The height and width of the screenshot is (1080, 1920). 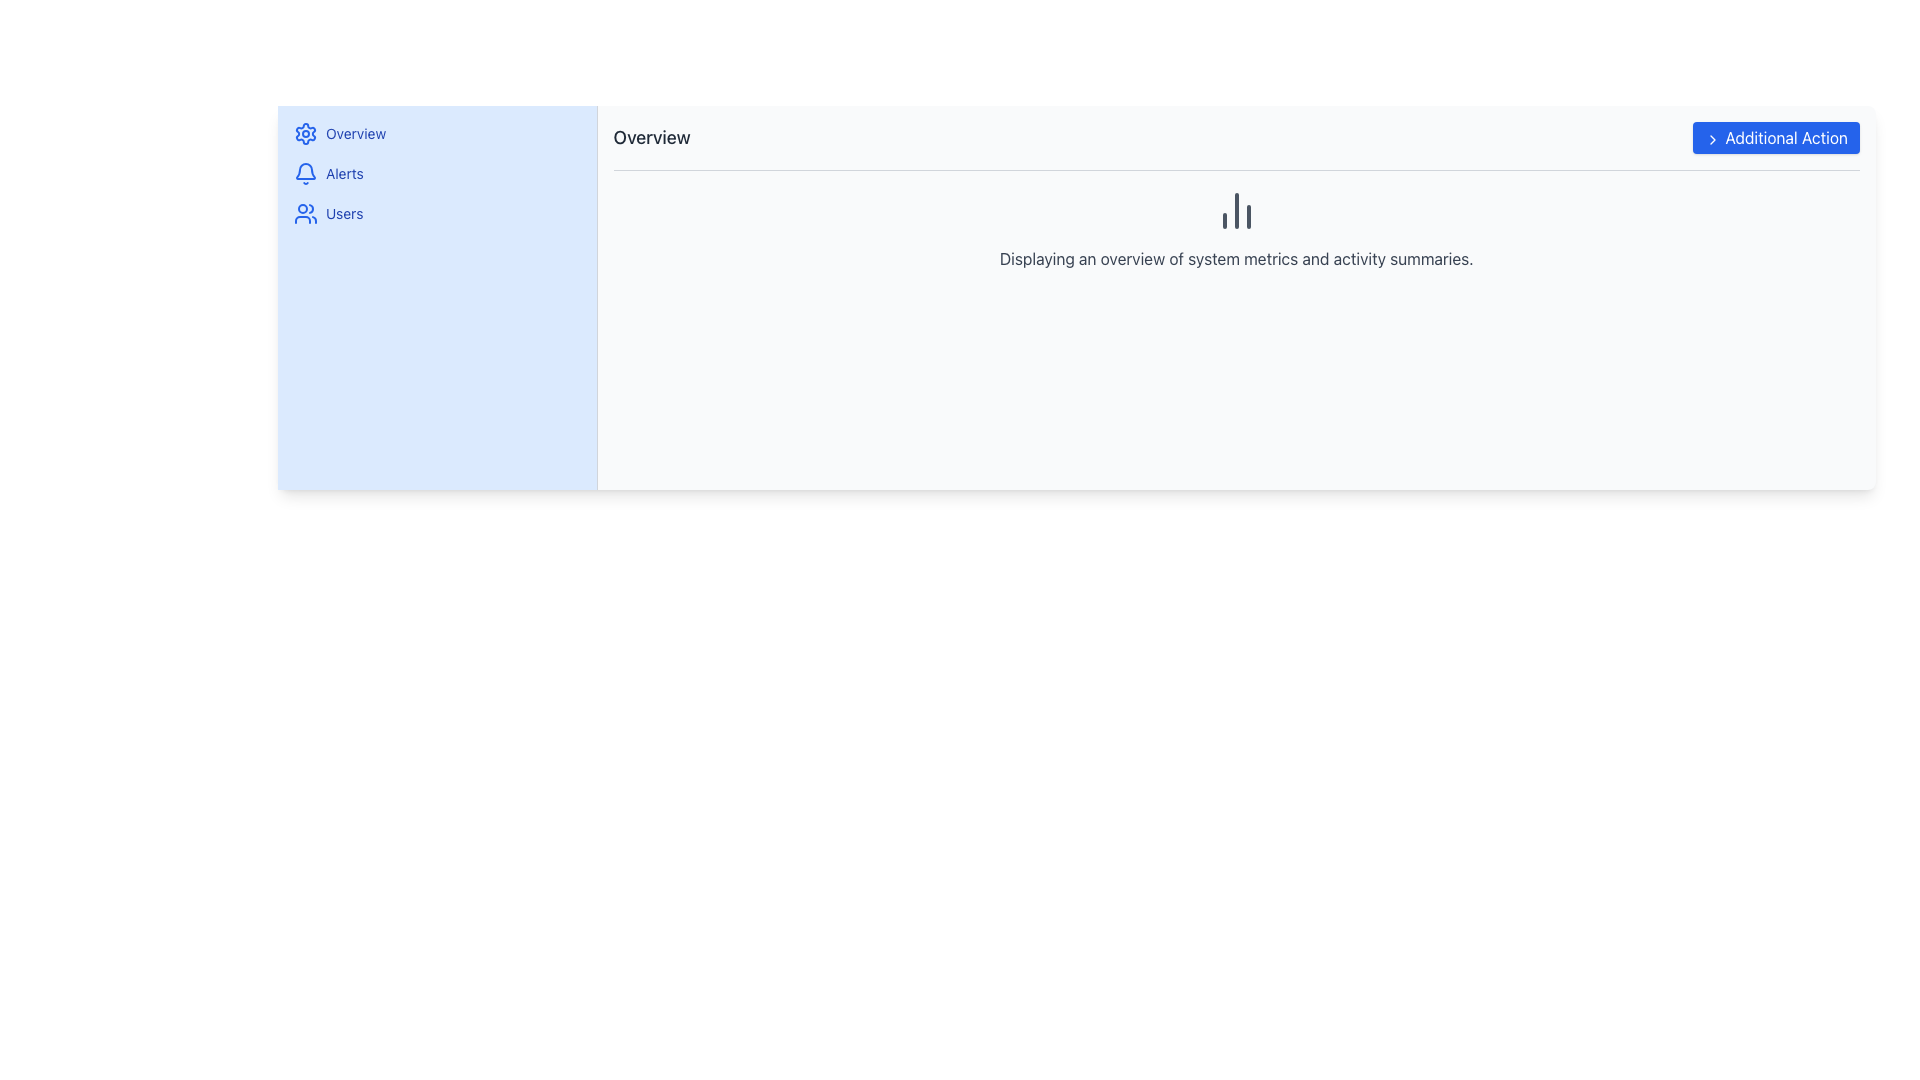 I want to click on the settings icon located at the navigation area, so click(x=305, y=134).